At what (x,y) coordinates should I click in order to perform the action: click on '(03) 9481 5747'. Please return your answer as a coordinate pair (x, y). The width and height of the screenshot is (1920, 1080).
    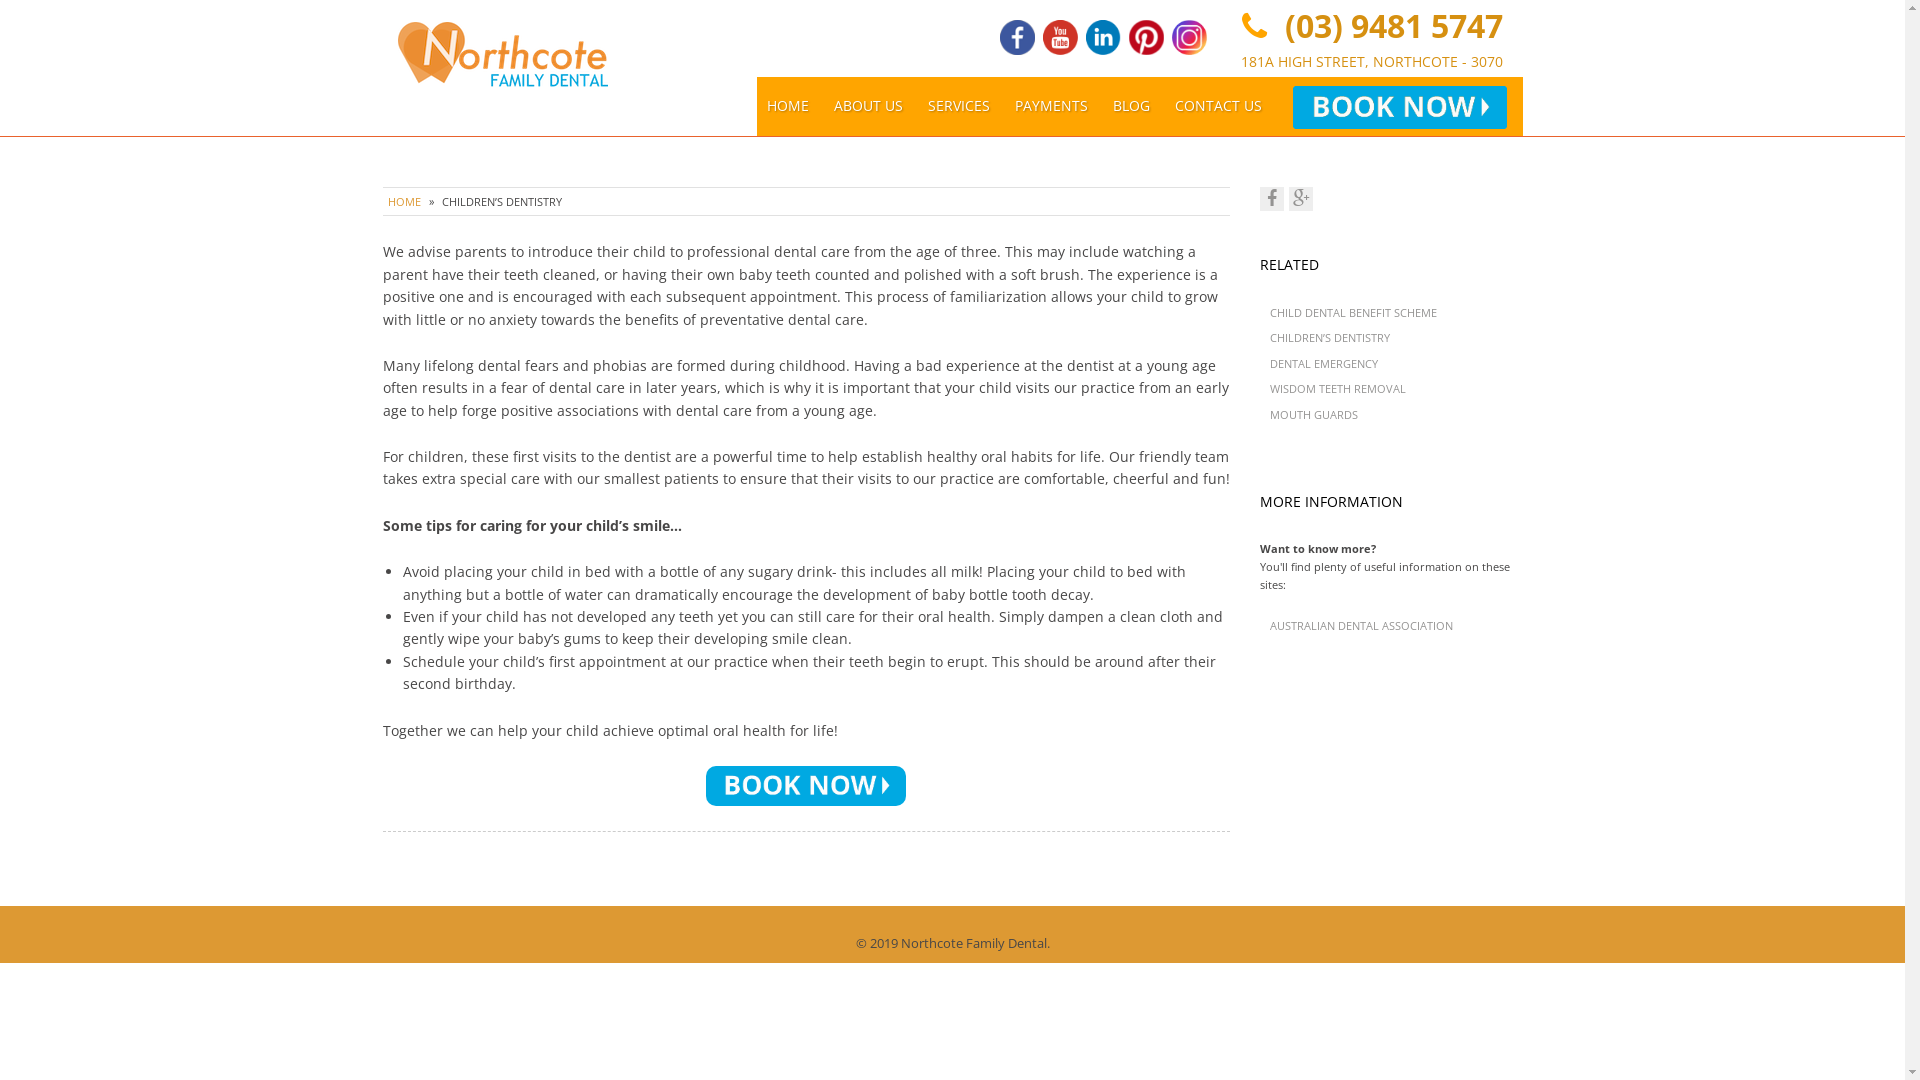
    Looking at the image, I should click on (1387, 25).